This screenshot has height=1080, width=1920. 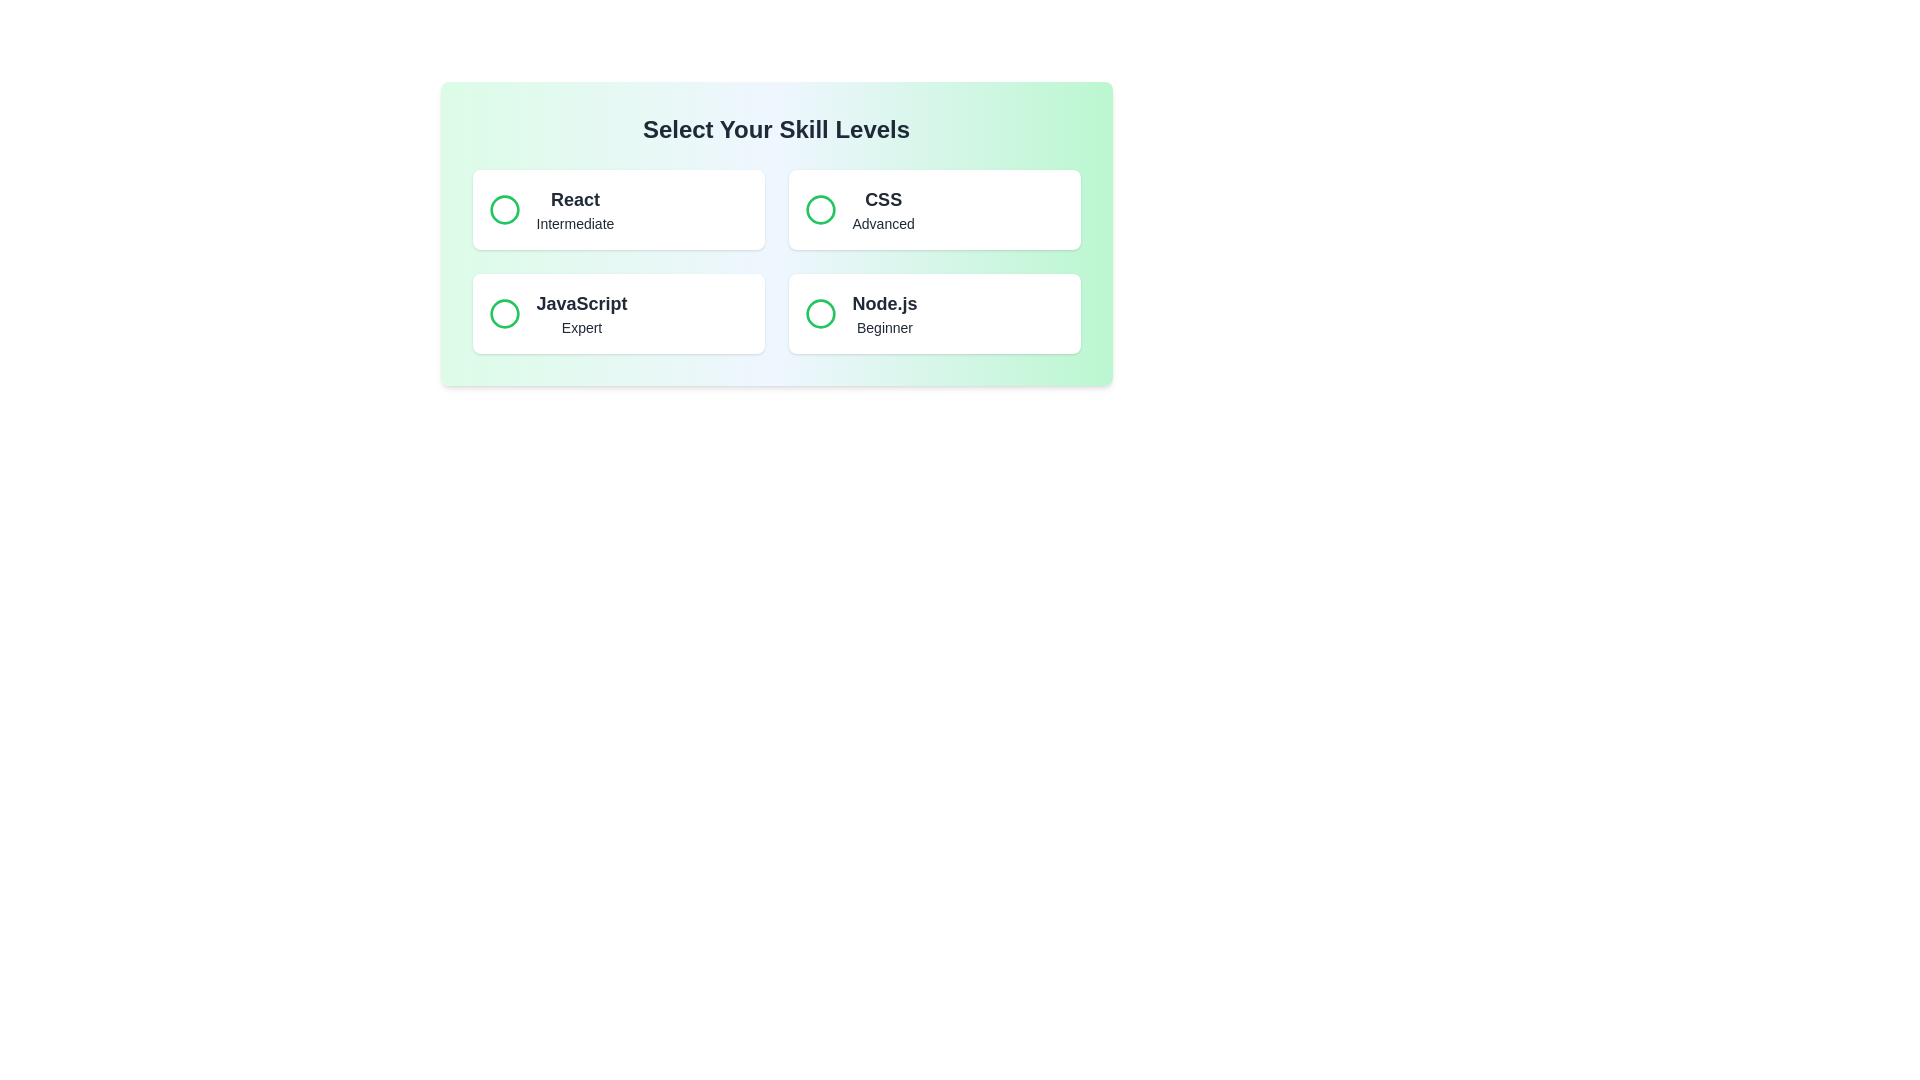 I want to click on the button representing CSS to observe the visual feedback, so click(x=933, y=209).